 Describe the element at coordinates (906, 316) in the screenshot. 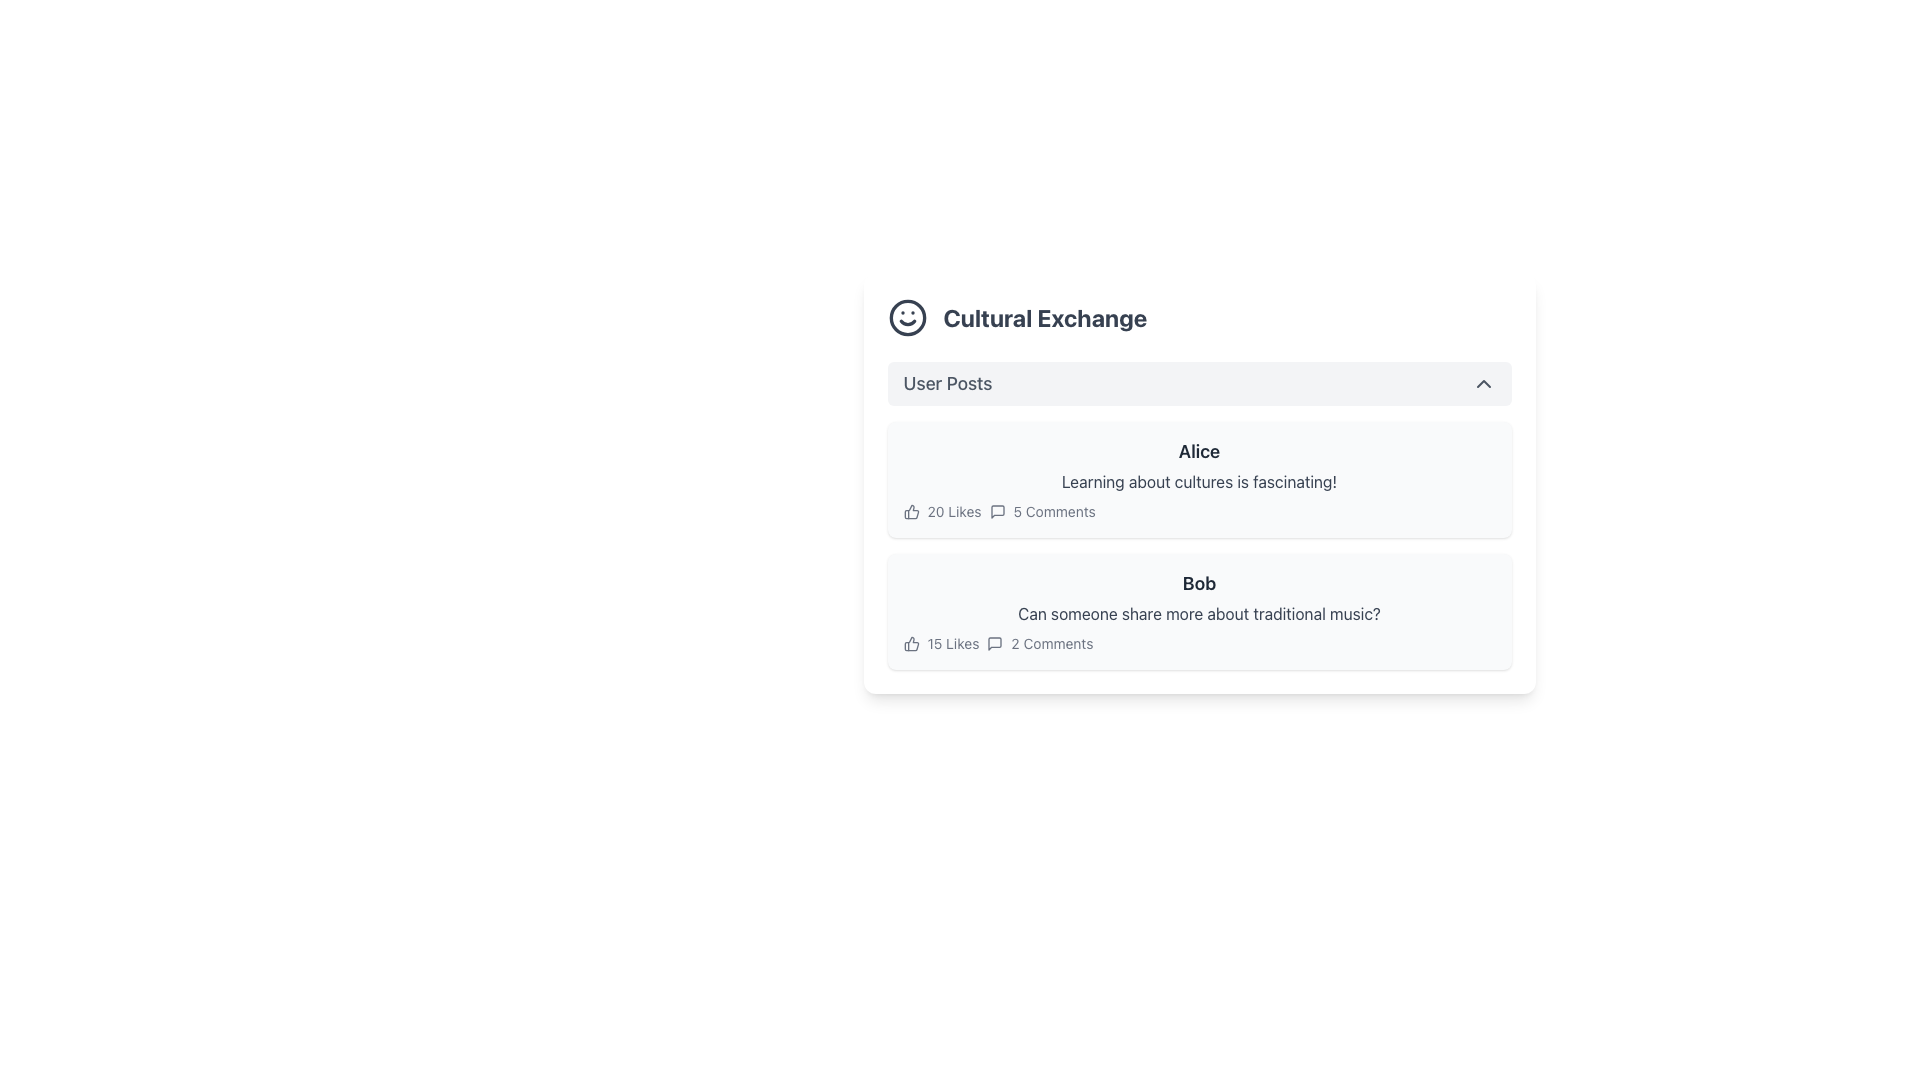

I see `circular graphical element within the smiling face icon located in the top-left corner of the 'Cultural Exchange' header section through developer tools` at that location.